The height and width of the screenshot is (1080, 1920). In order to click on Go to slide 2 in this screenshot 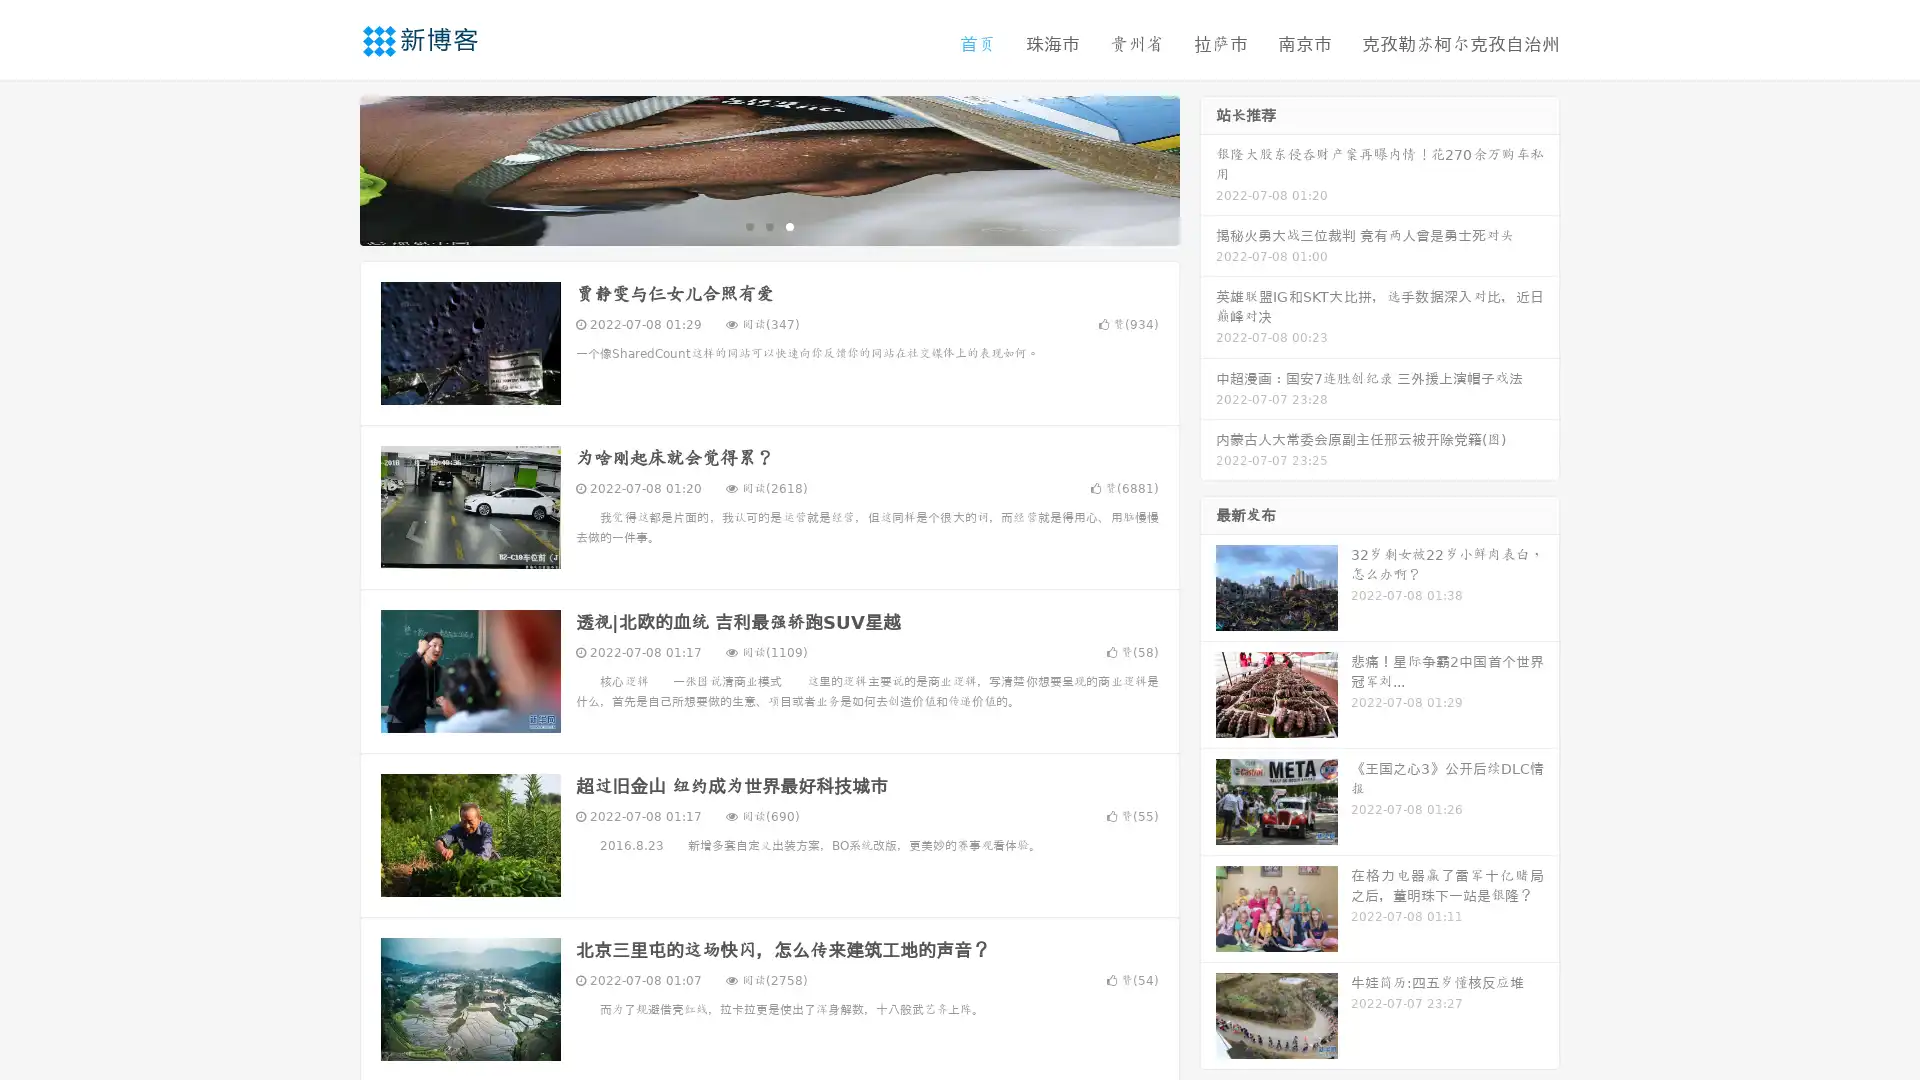, I will do `click(768, 225)`.